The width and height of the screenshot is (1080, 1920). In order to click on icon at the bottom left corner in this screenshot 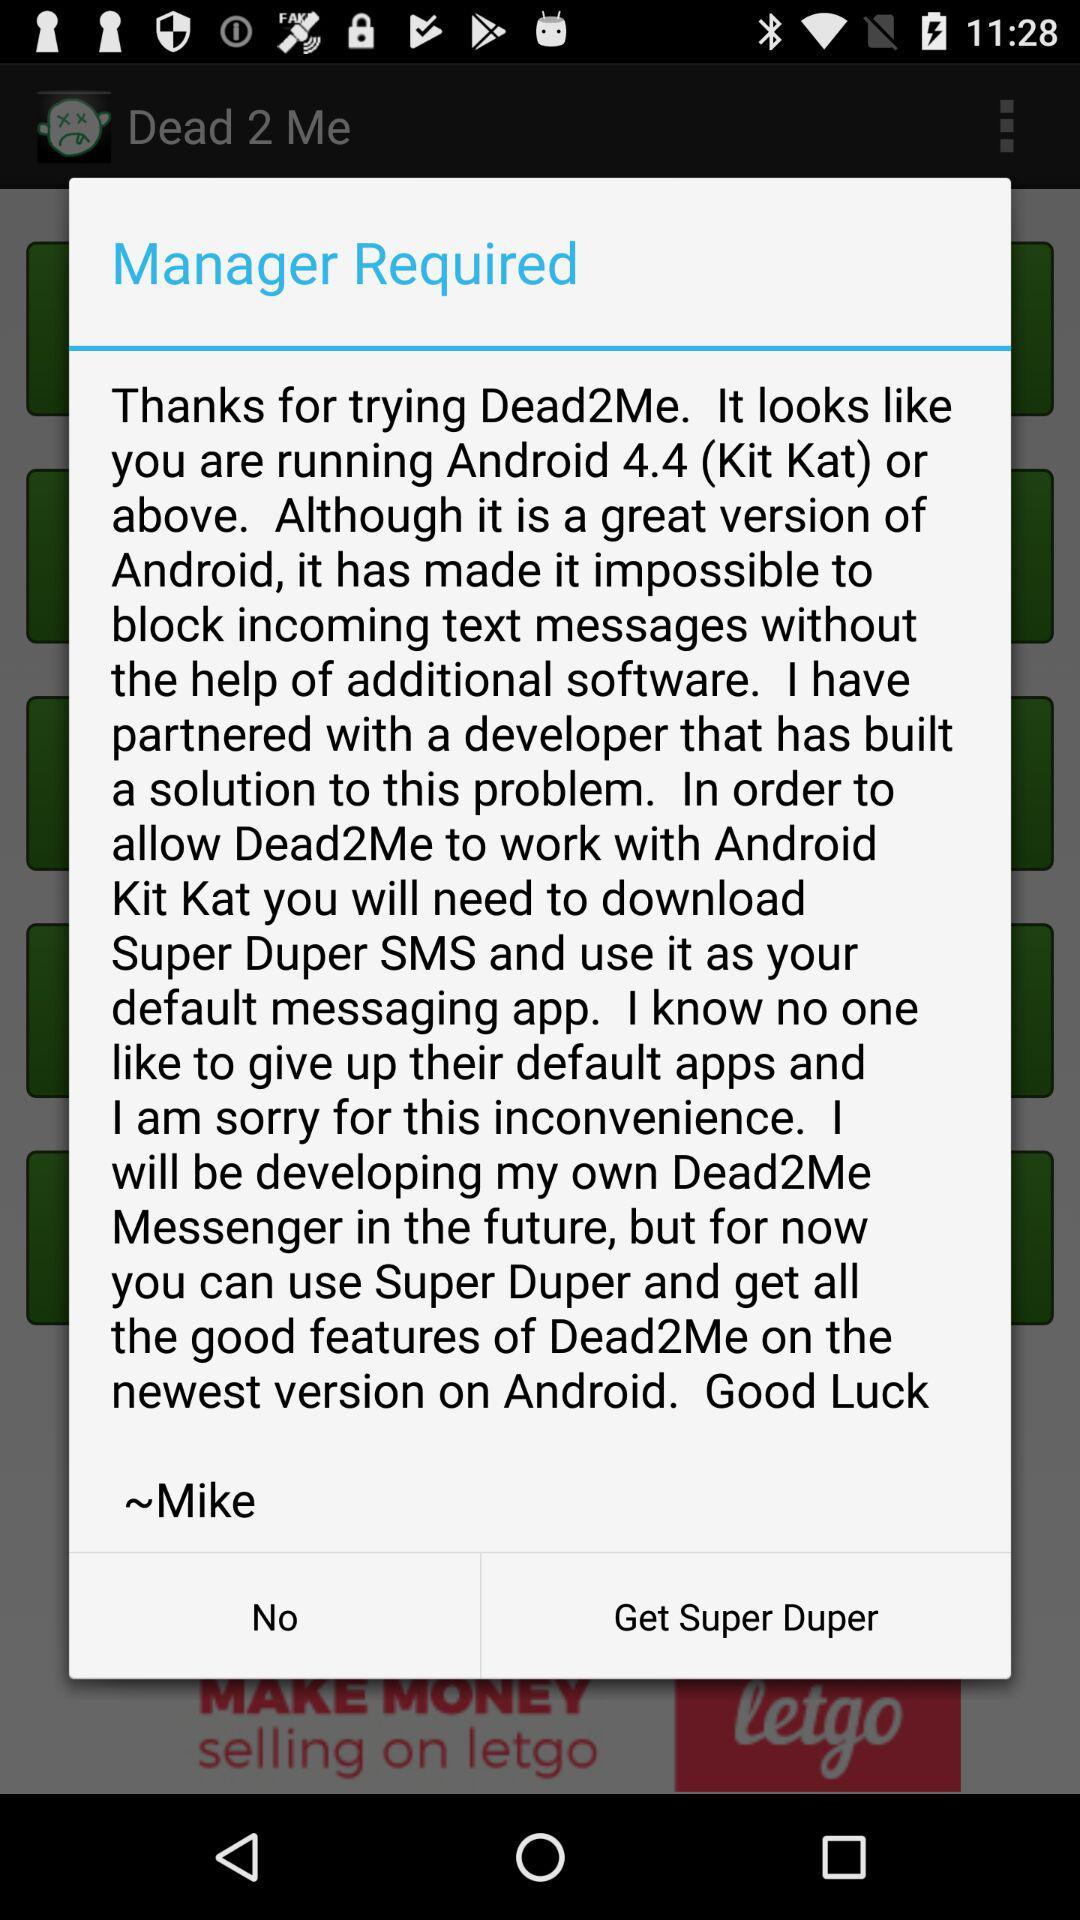, I will do `click(274, 1616)`.